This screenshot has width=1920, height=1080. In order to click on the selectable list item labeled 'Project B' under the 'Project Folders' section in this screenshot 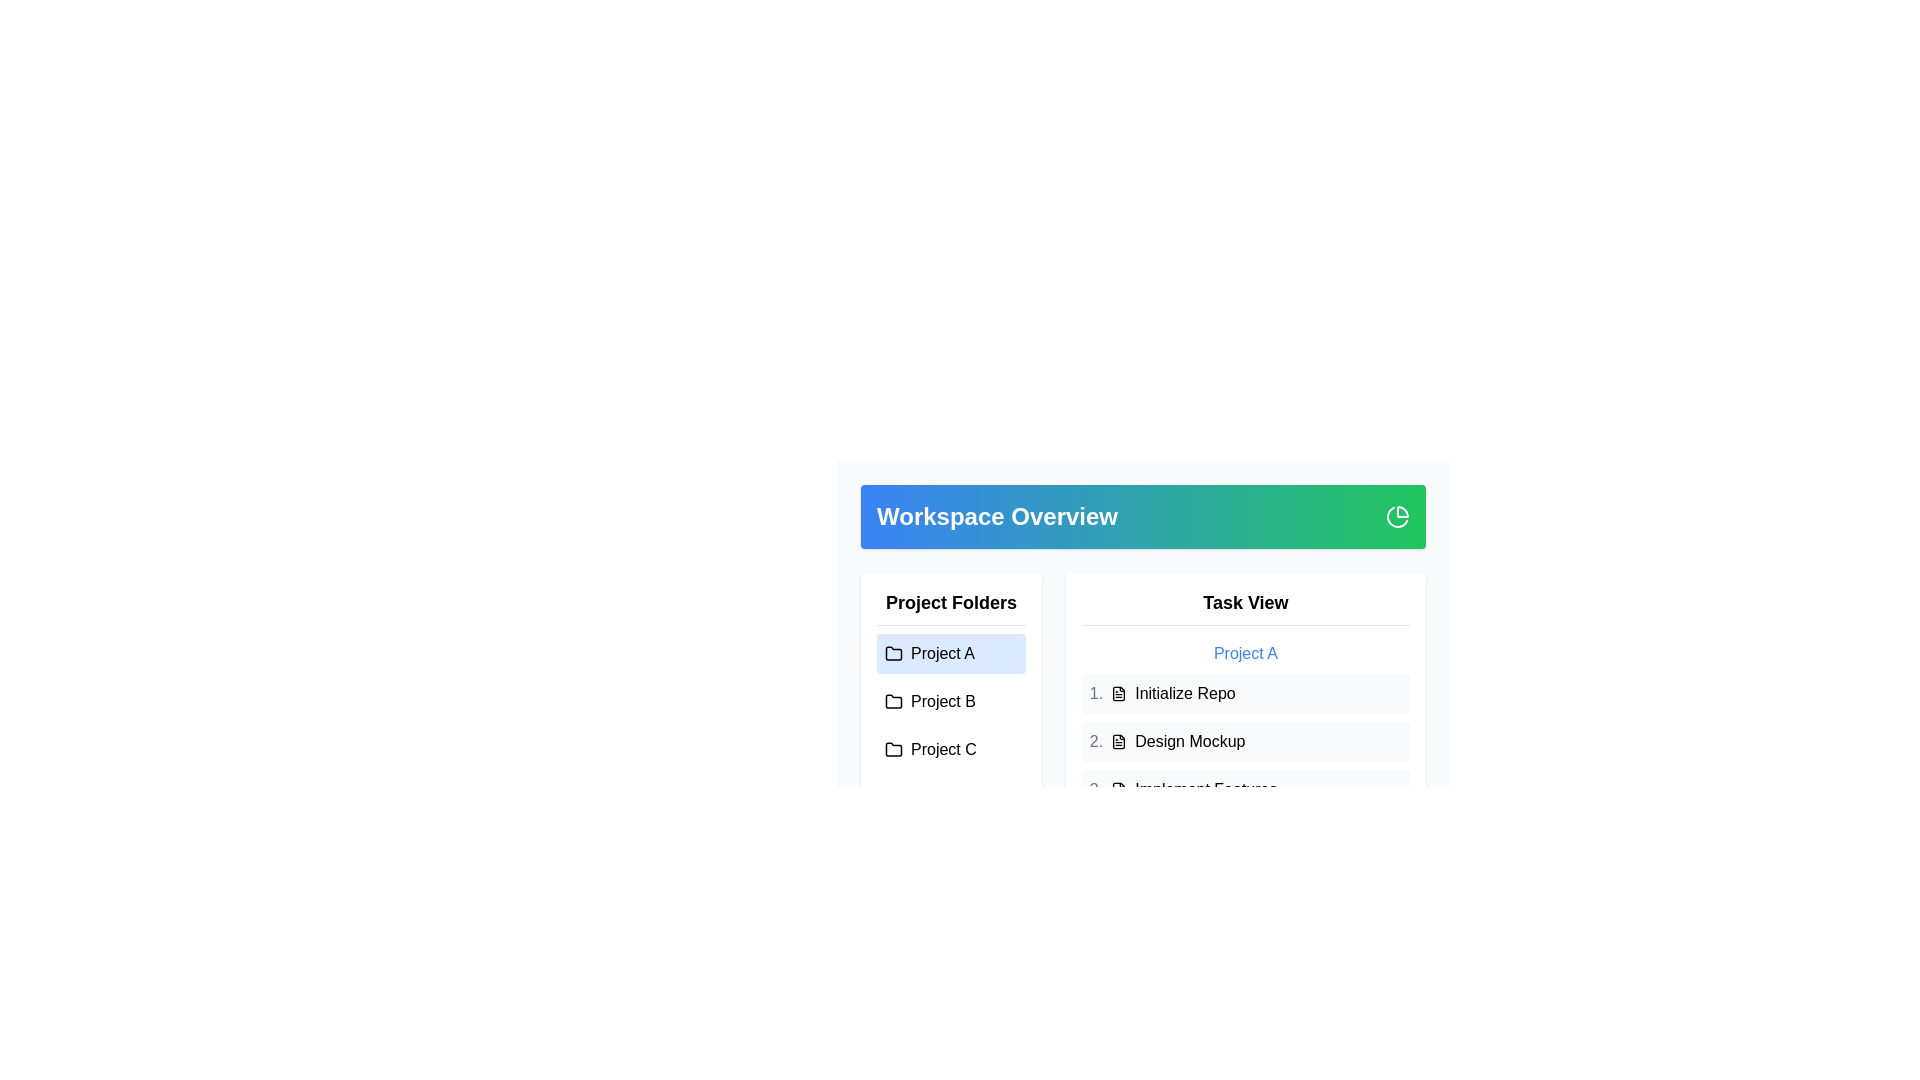, I will do `click(950, 701)`.